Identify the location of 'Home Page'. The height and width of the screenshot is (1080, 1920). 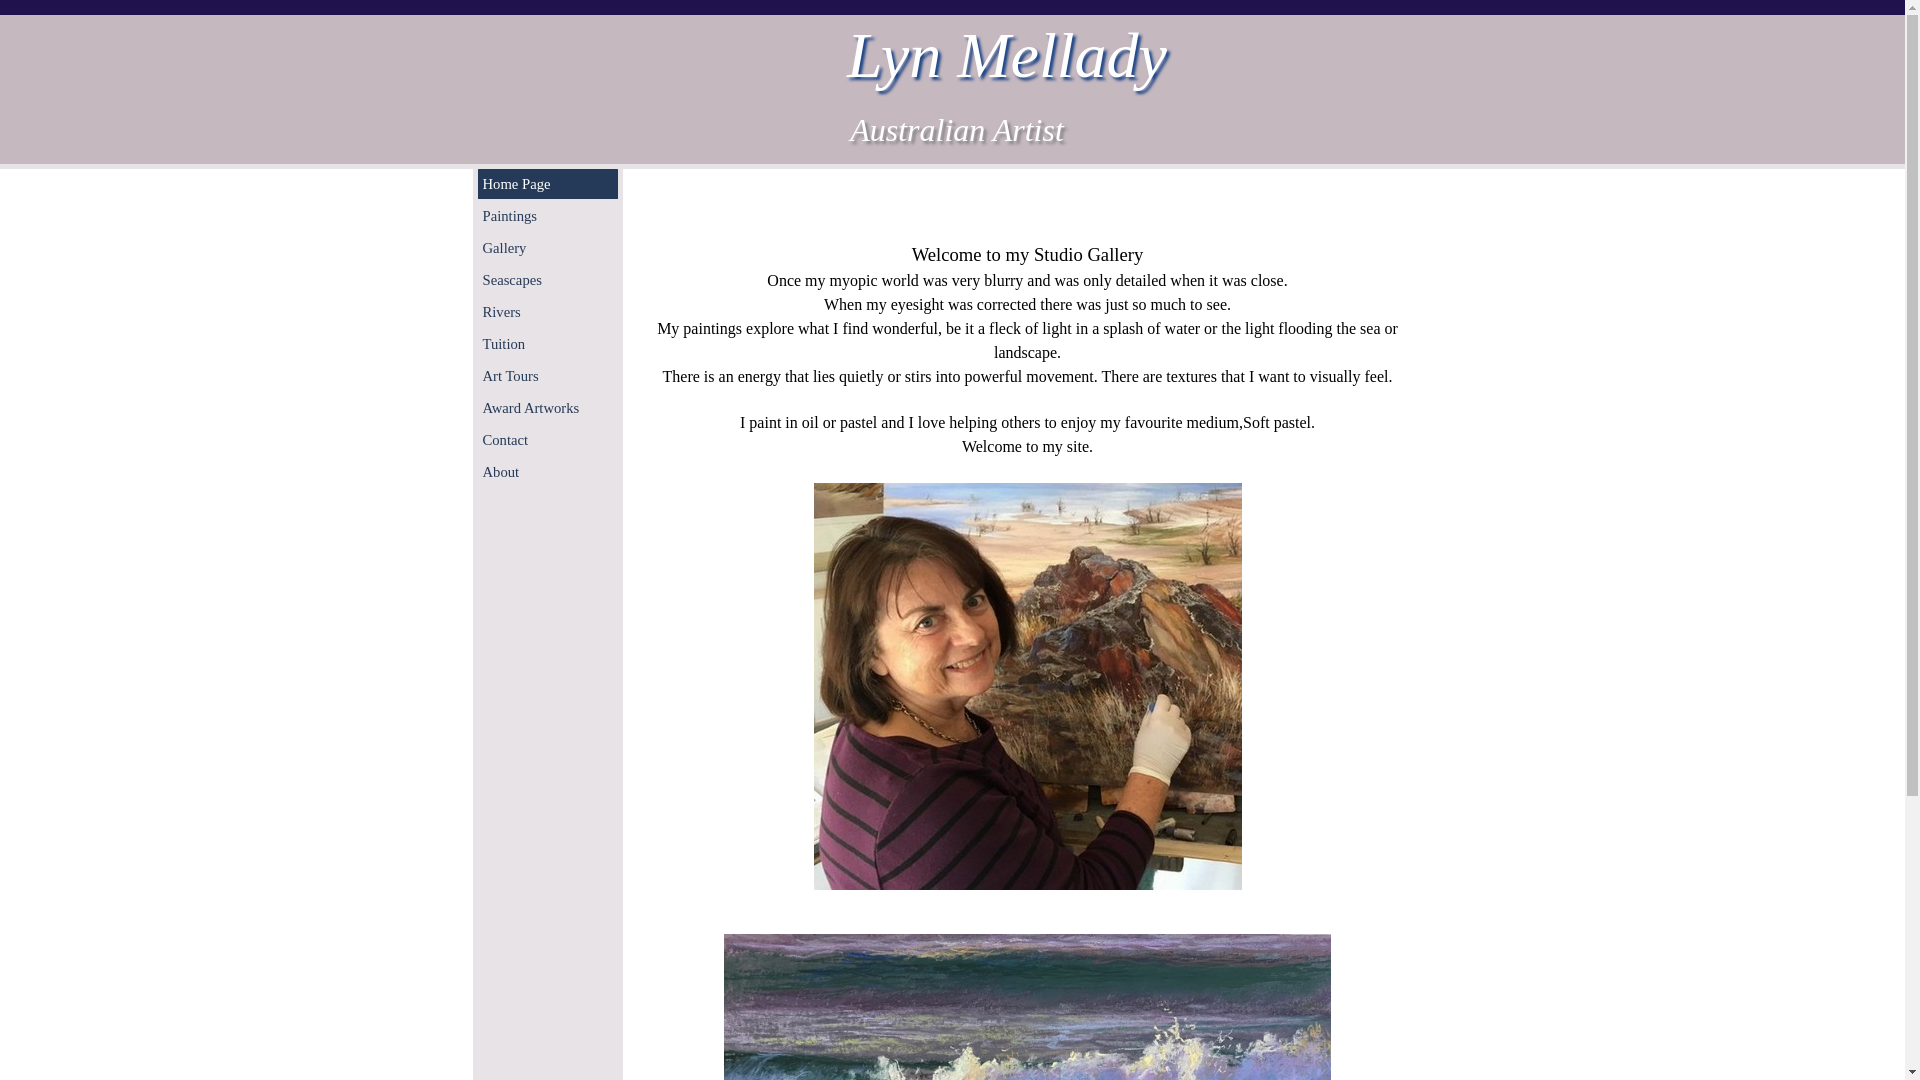
(481, 184).